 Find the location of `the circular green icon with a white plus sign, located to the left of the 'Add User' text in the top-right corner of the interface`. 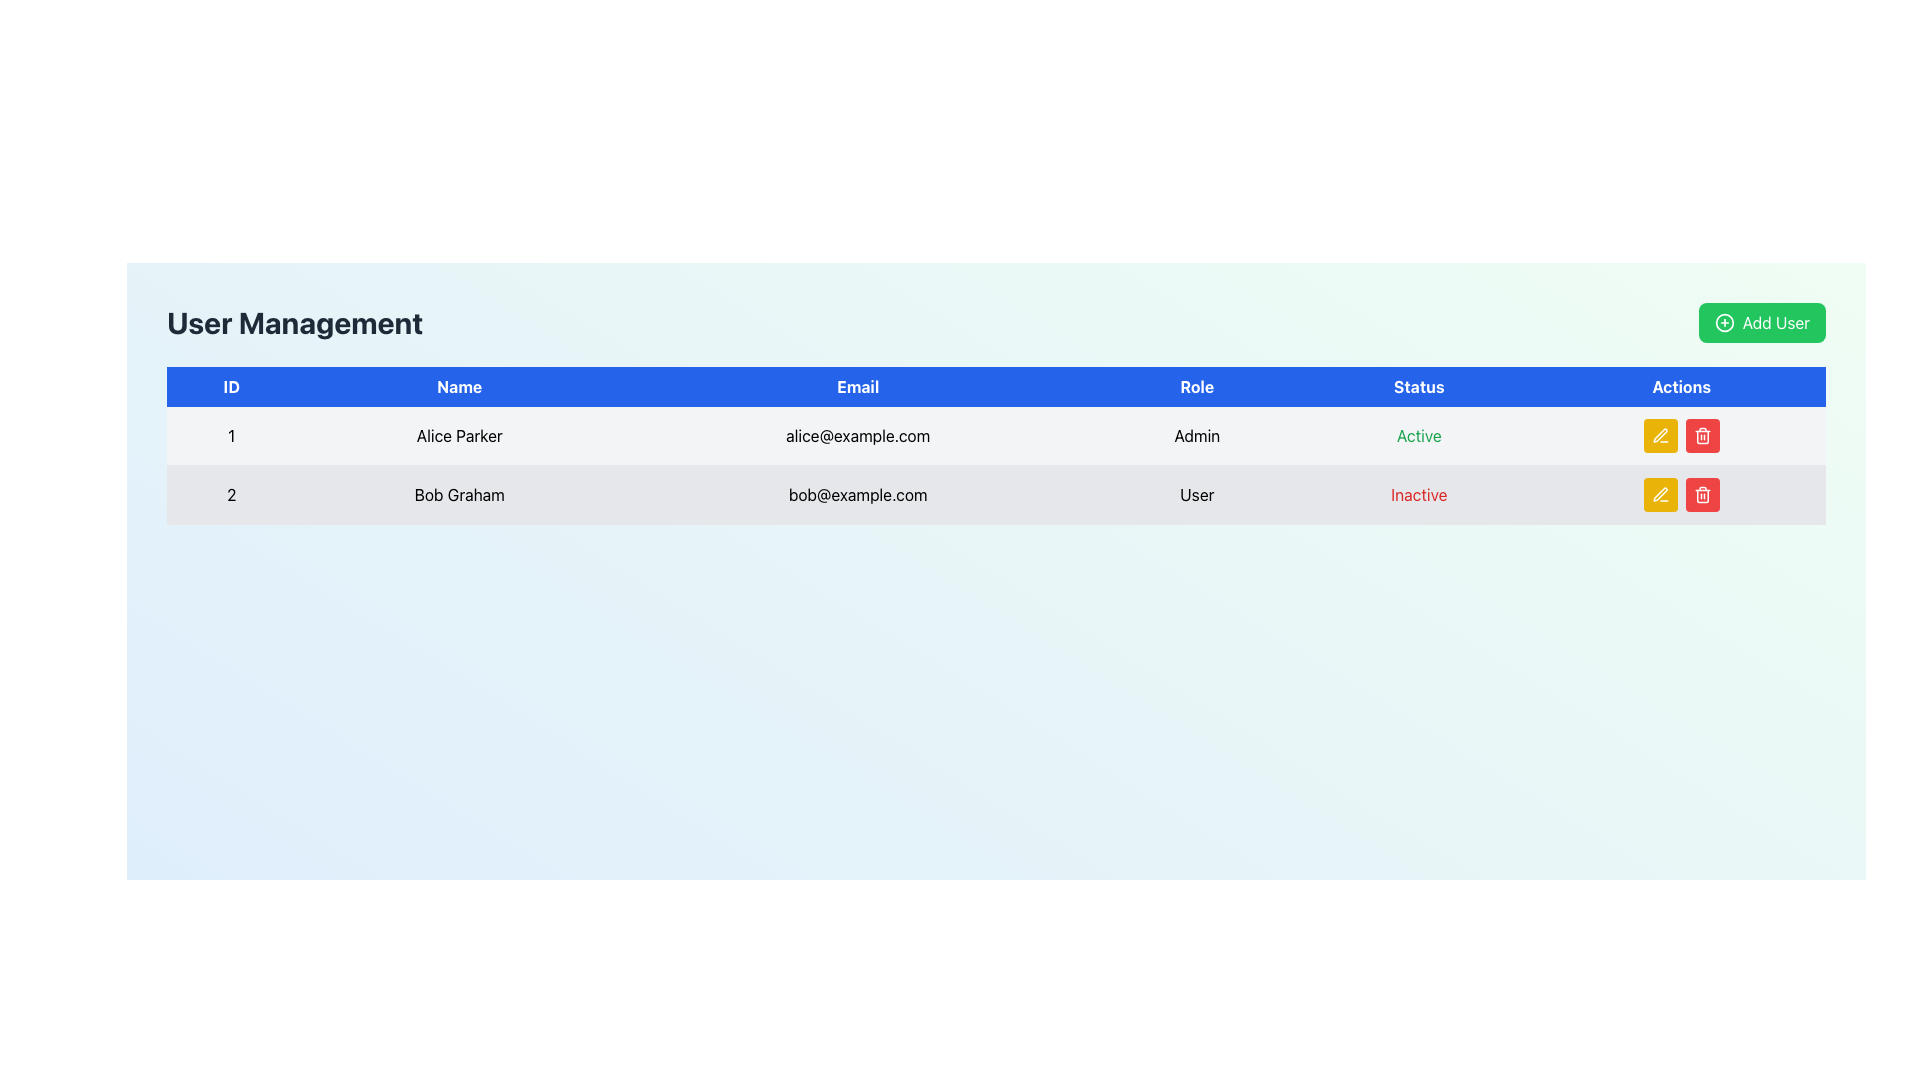

the circular green icon with a white plus sign, located to the left of the 'Add User' text in the top-right corner of the interface is located at coordinates (1723, 322).